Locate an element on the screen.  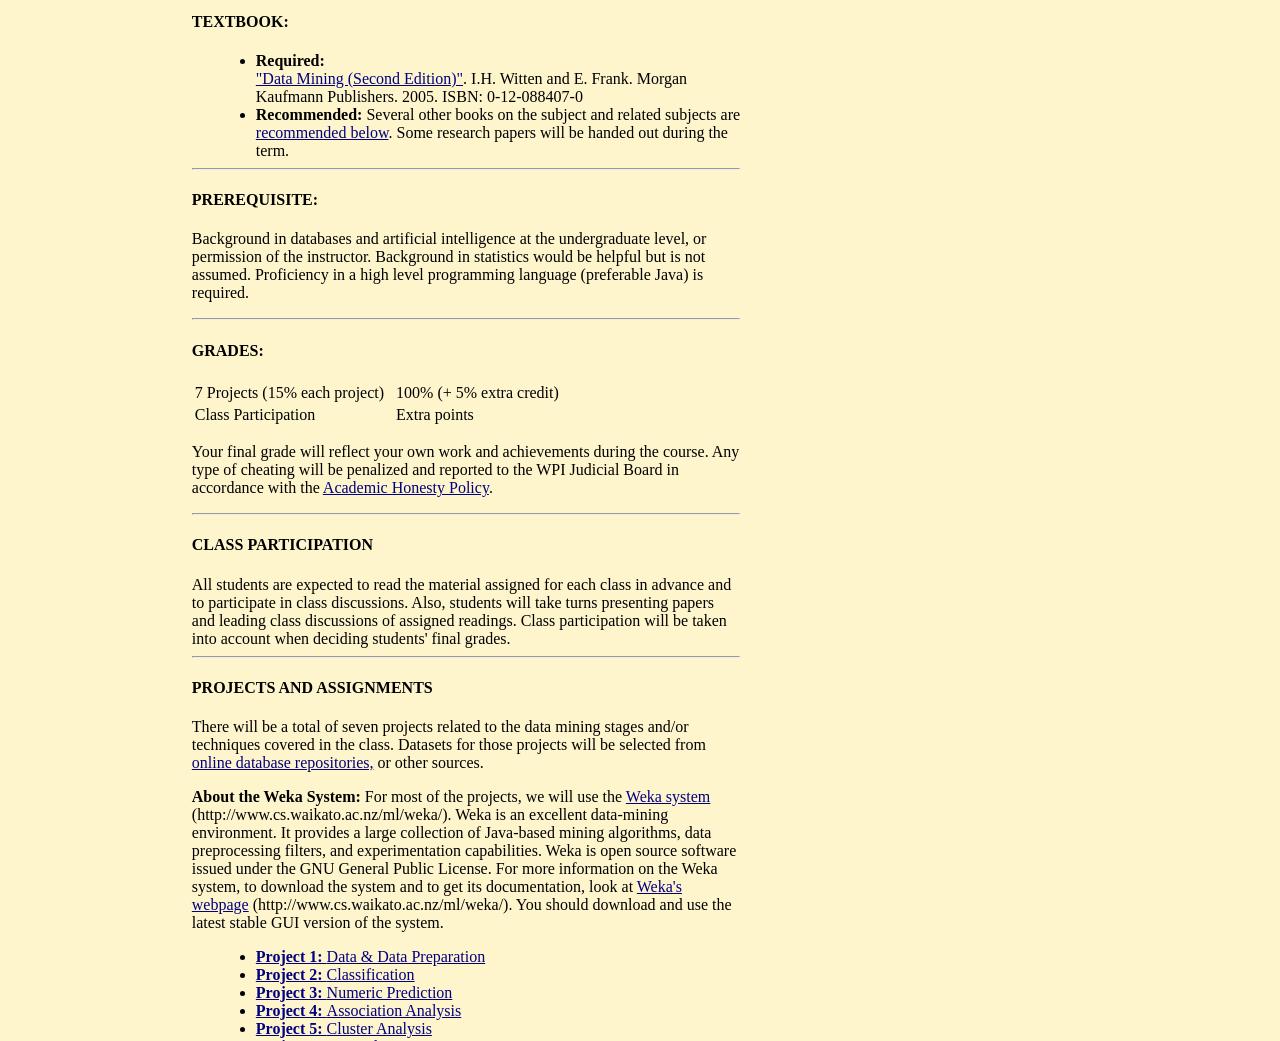
'There will be a total of seven projects 
related to the data mining stages and/or techniques
covered in the class.
Datasets for those projects will be selected from' is located at coordinates (447, 735).